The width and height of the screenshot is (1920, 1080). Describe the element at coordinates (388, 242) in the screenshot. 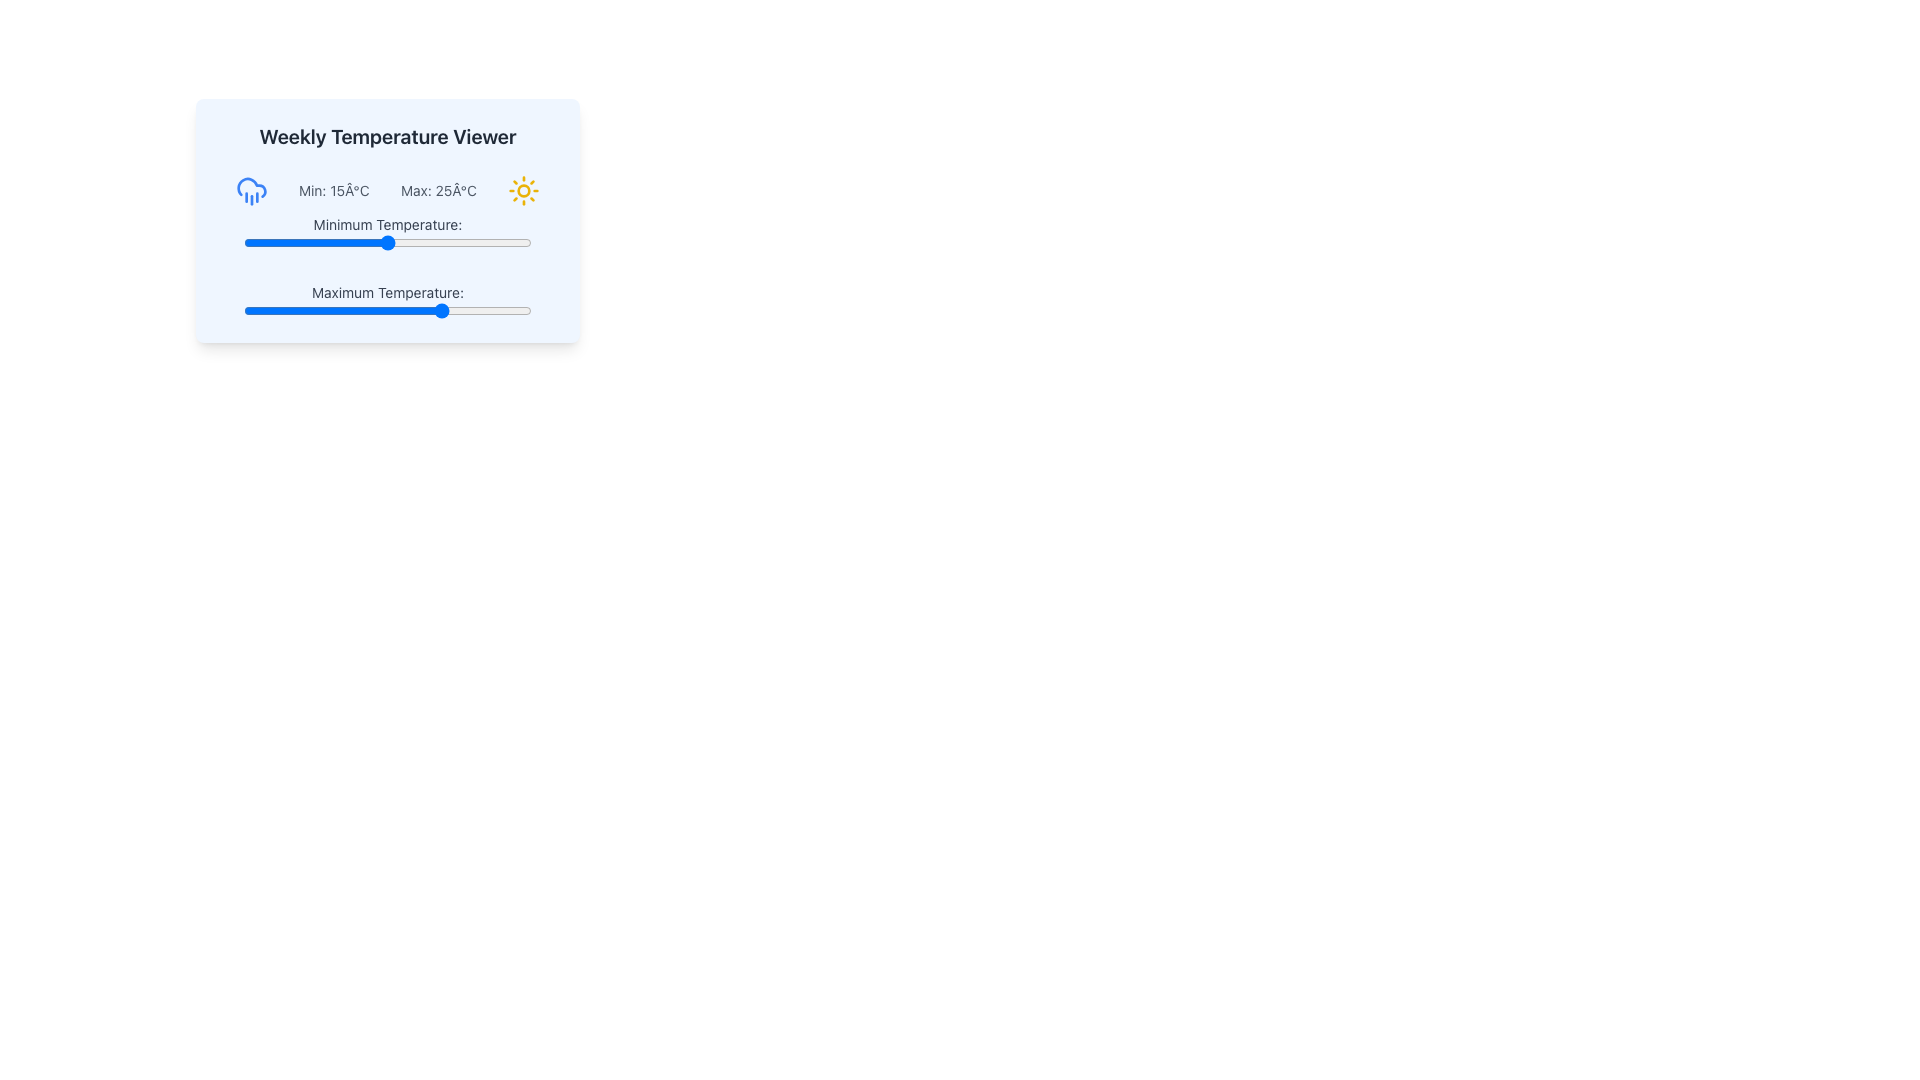

I see `the minimum temperature` at that location.